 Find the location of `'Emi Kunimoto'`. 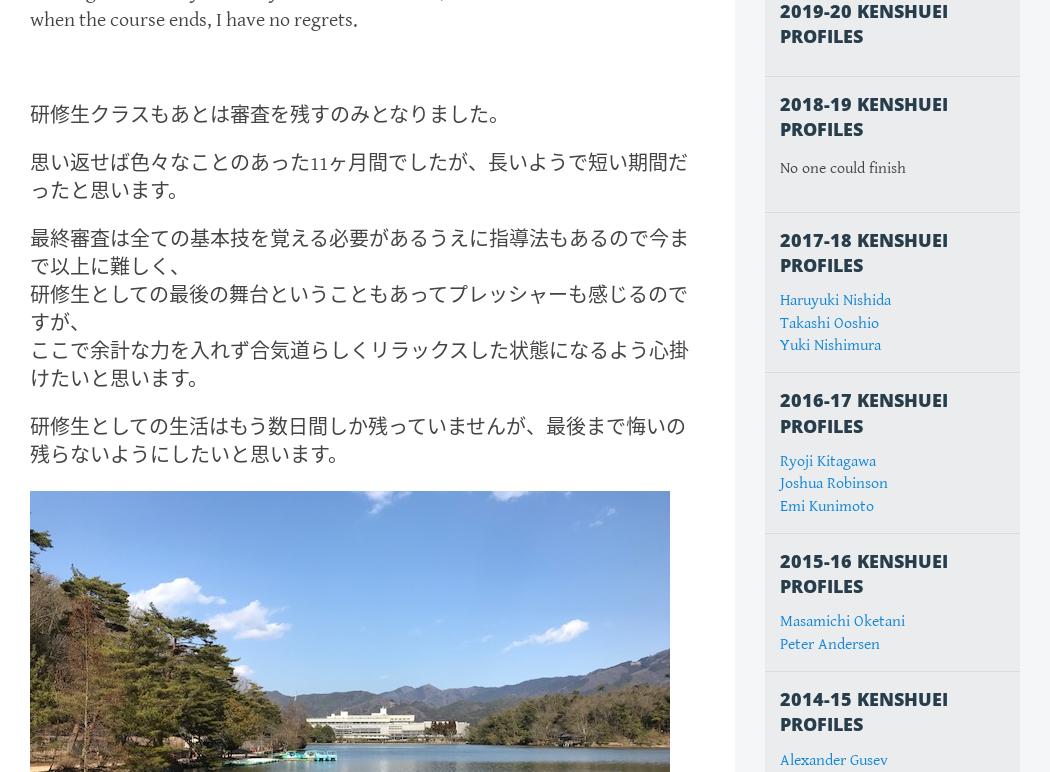

'Emi Kunimoto' is located at coordinates (826, 504).